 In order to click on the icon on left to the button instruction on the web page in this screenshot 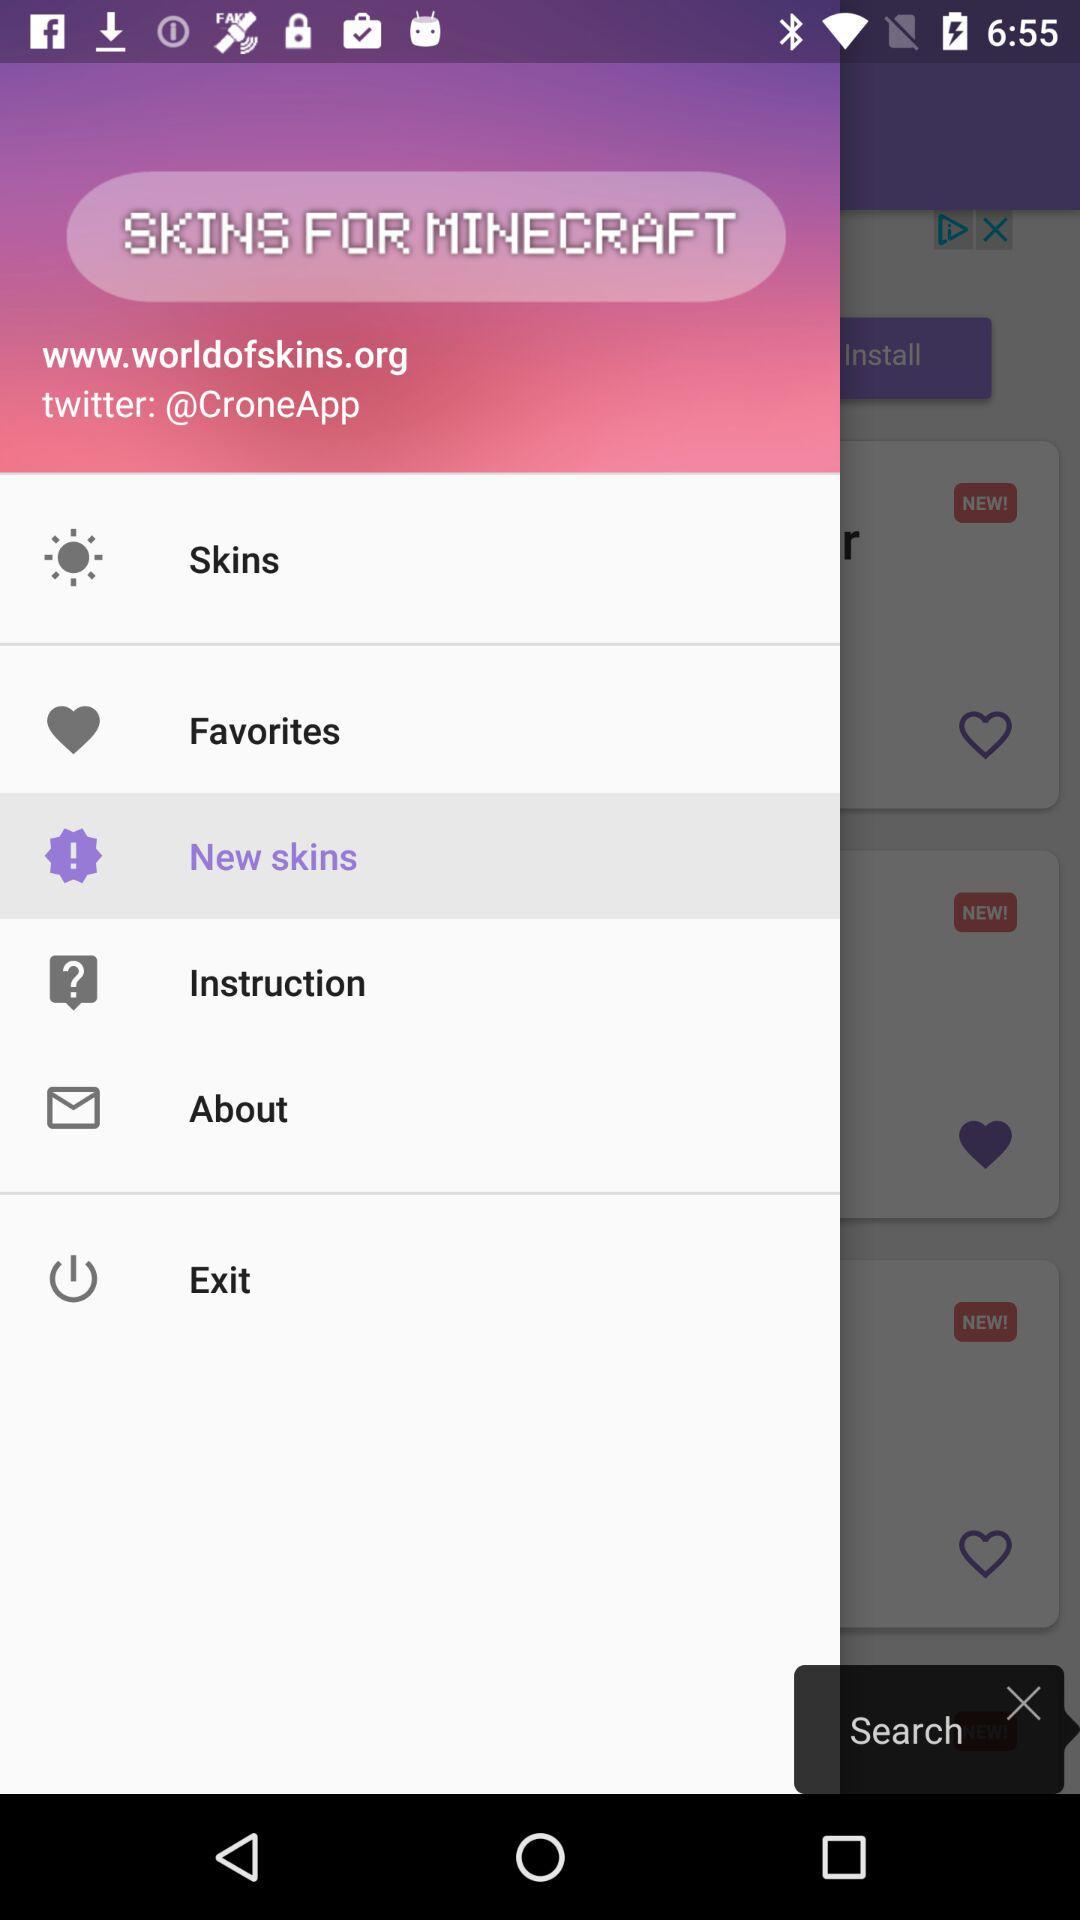, I will do `click(115, 982)`.